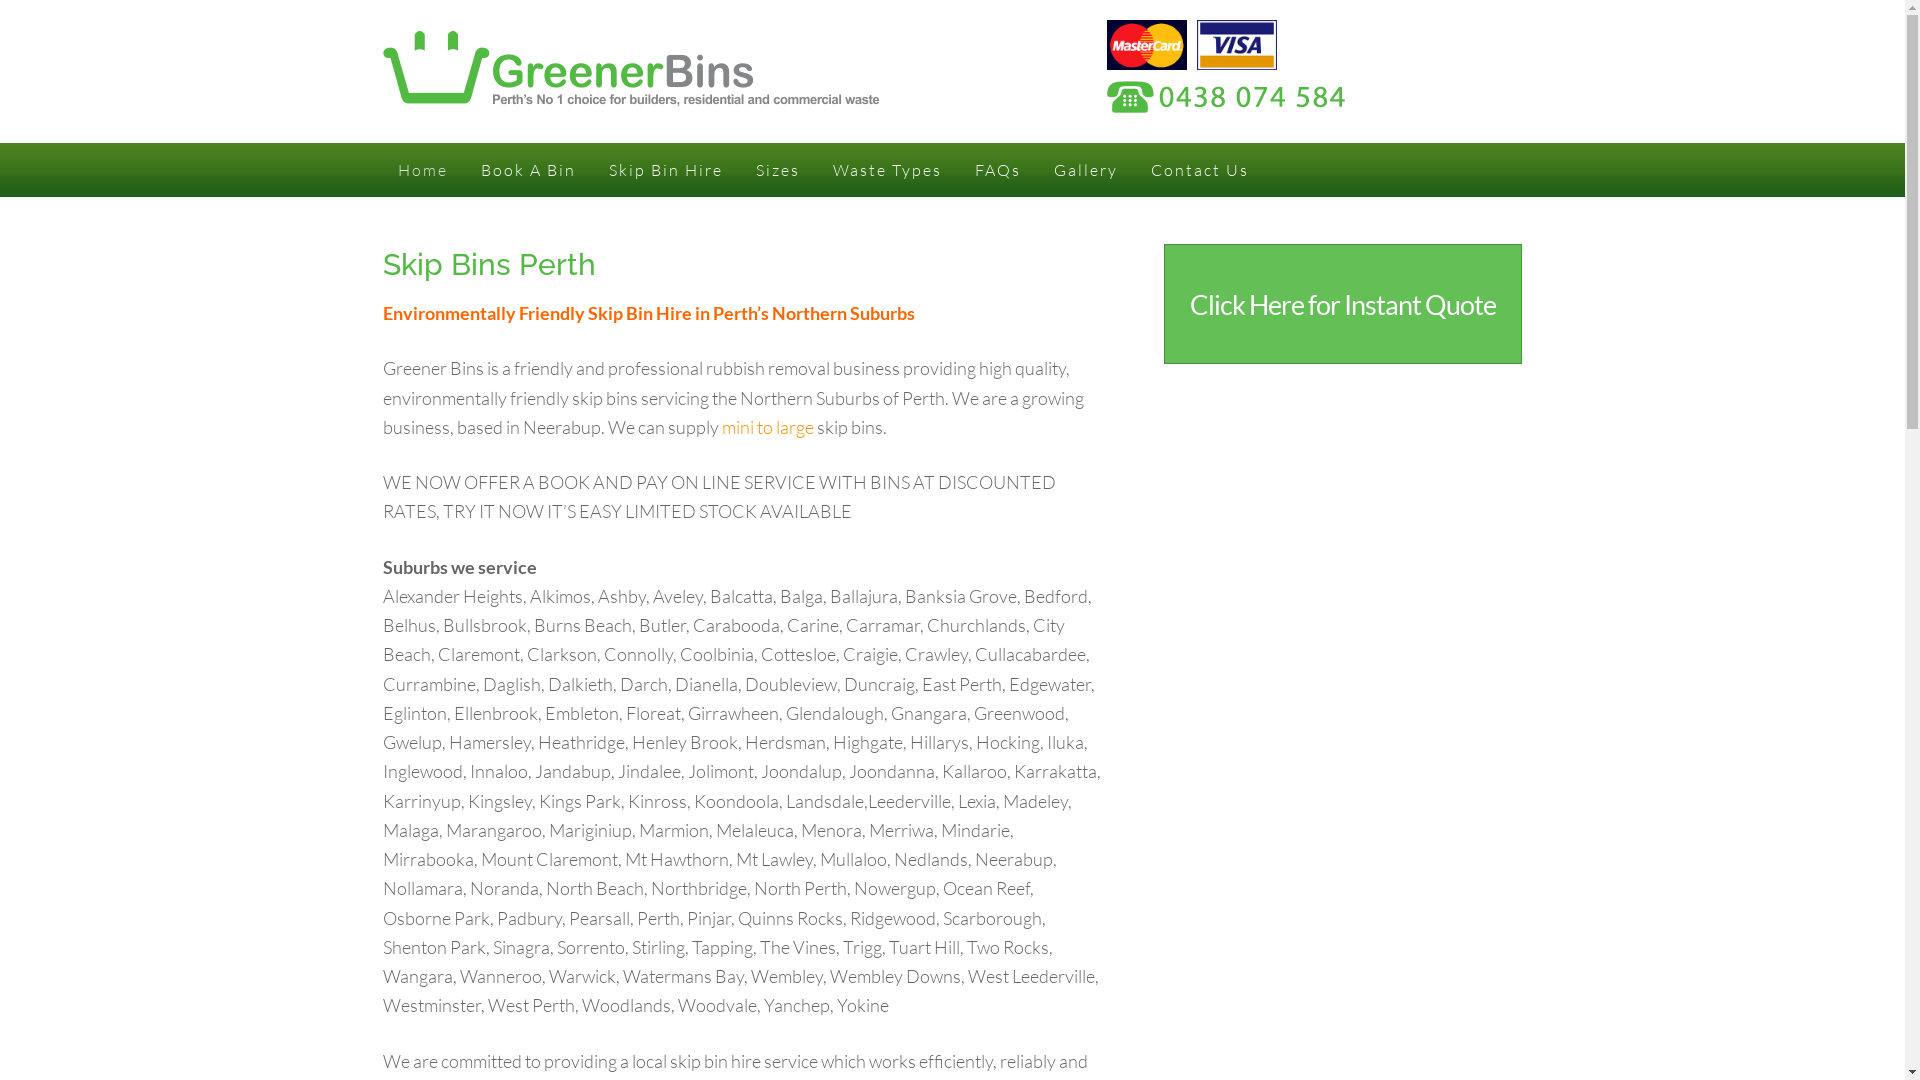 This screenshot has width=1920, height=1080. Describe the element at coordinates (998, 168) in the screenshot. I see `'FAQs'` at that location.